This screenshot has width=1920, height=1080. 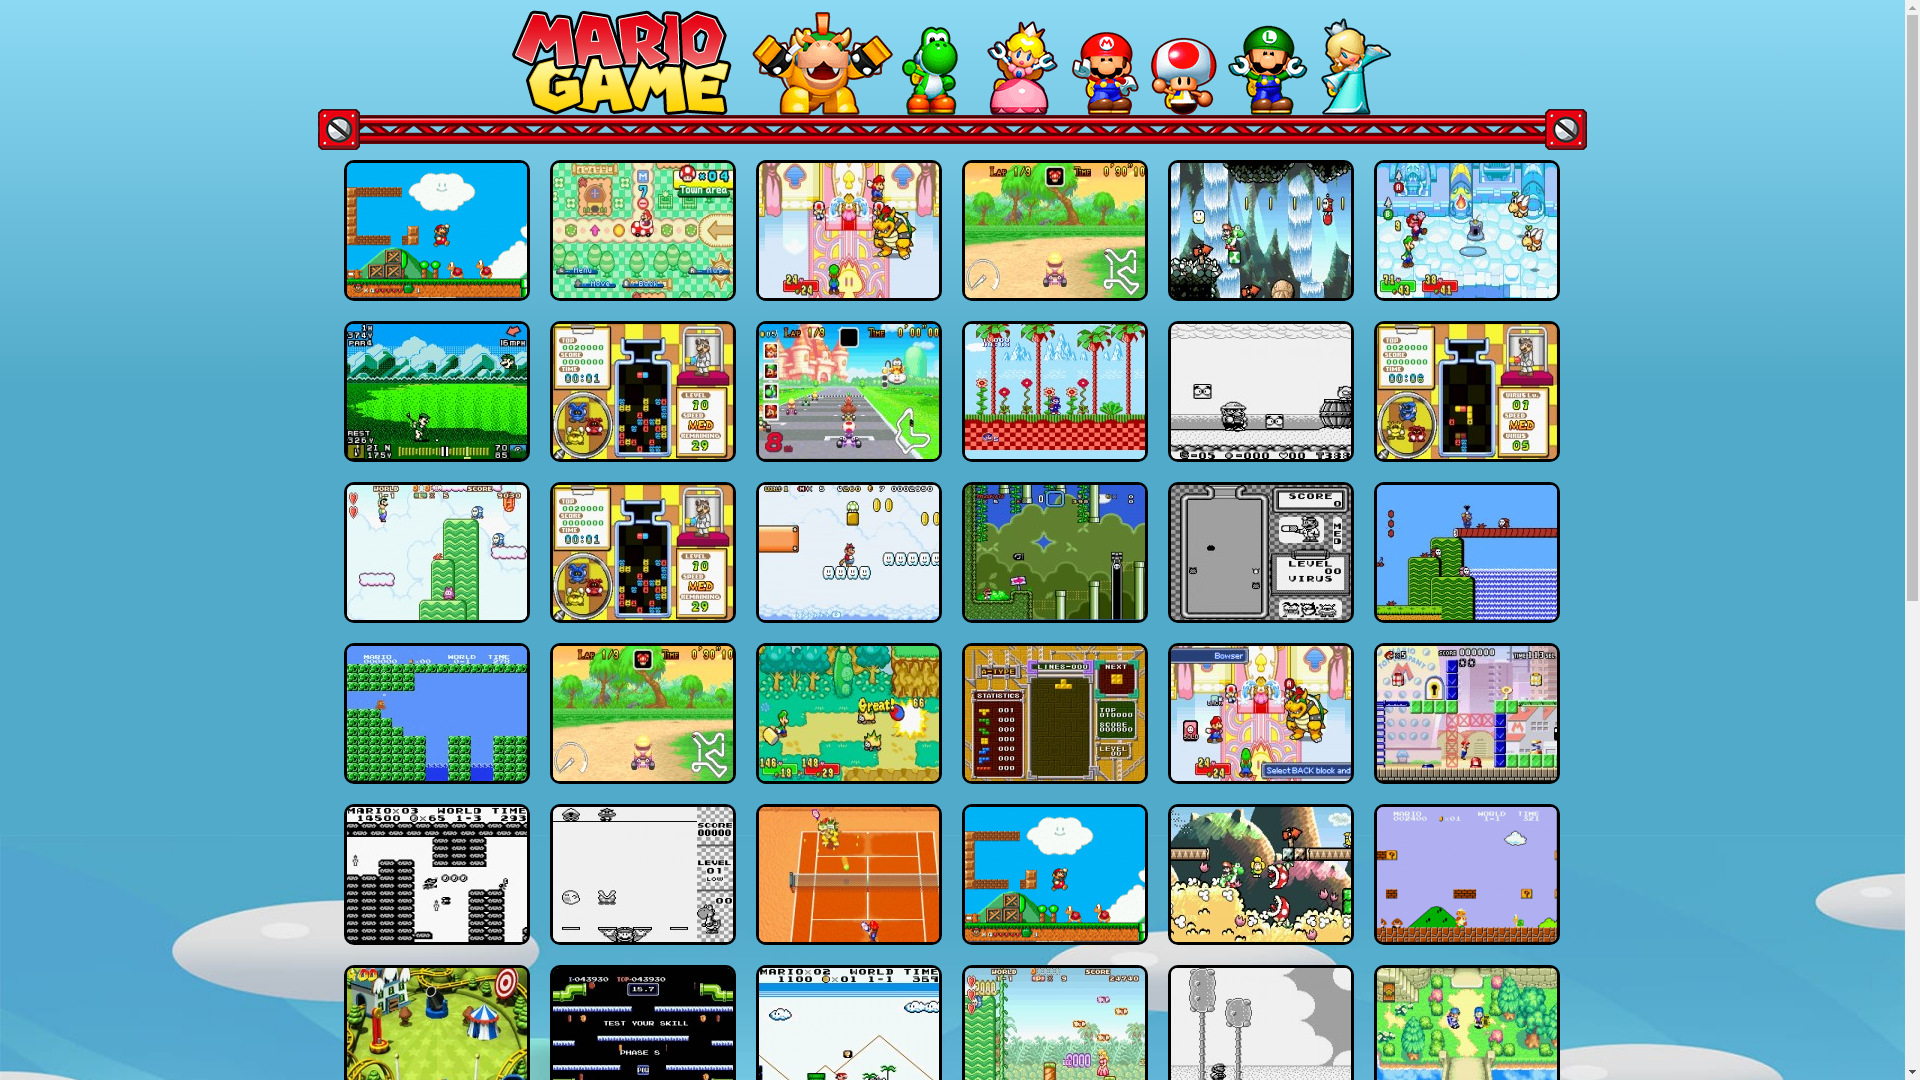 I want to click on 'Mario Pinball Land', so click(x=435, y=1033).